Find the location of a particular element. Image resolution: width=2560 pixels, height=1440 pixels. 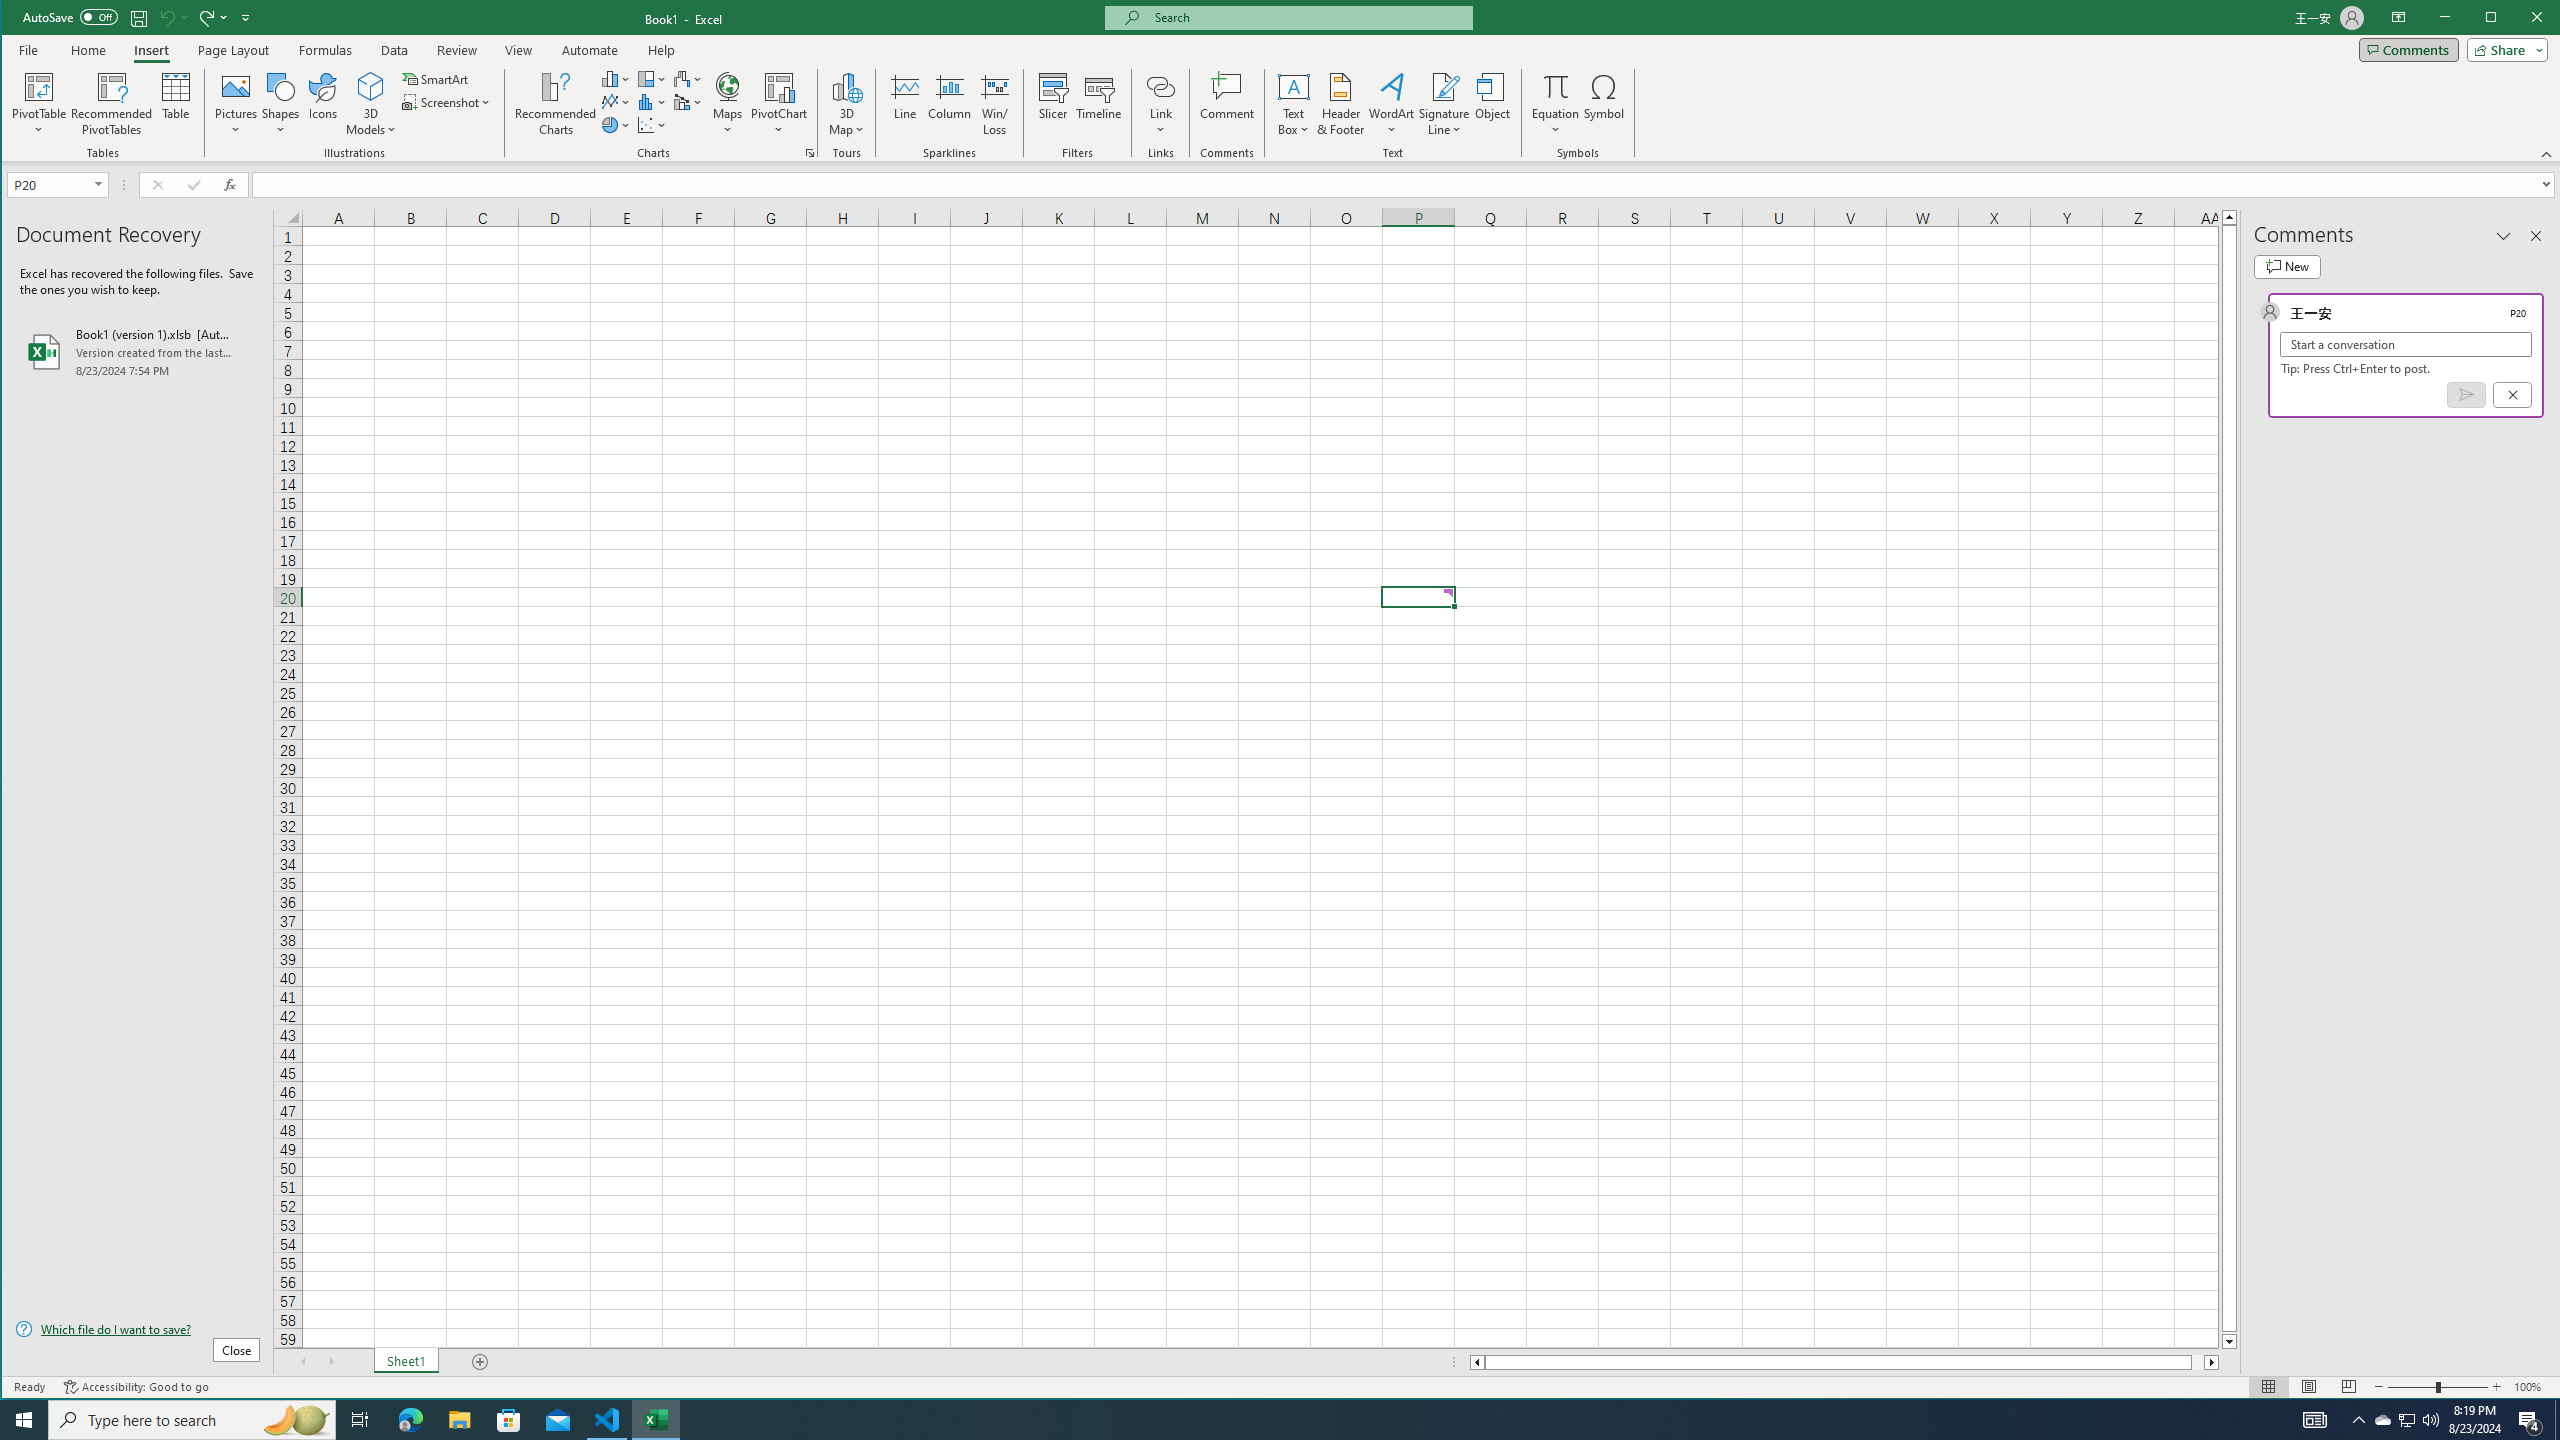

'Insert Column or Bar Chart' is located at coordinates (615, 78).